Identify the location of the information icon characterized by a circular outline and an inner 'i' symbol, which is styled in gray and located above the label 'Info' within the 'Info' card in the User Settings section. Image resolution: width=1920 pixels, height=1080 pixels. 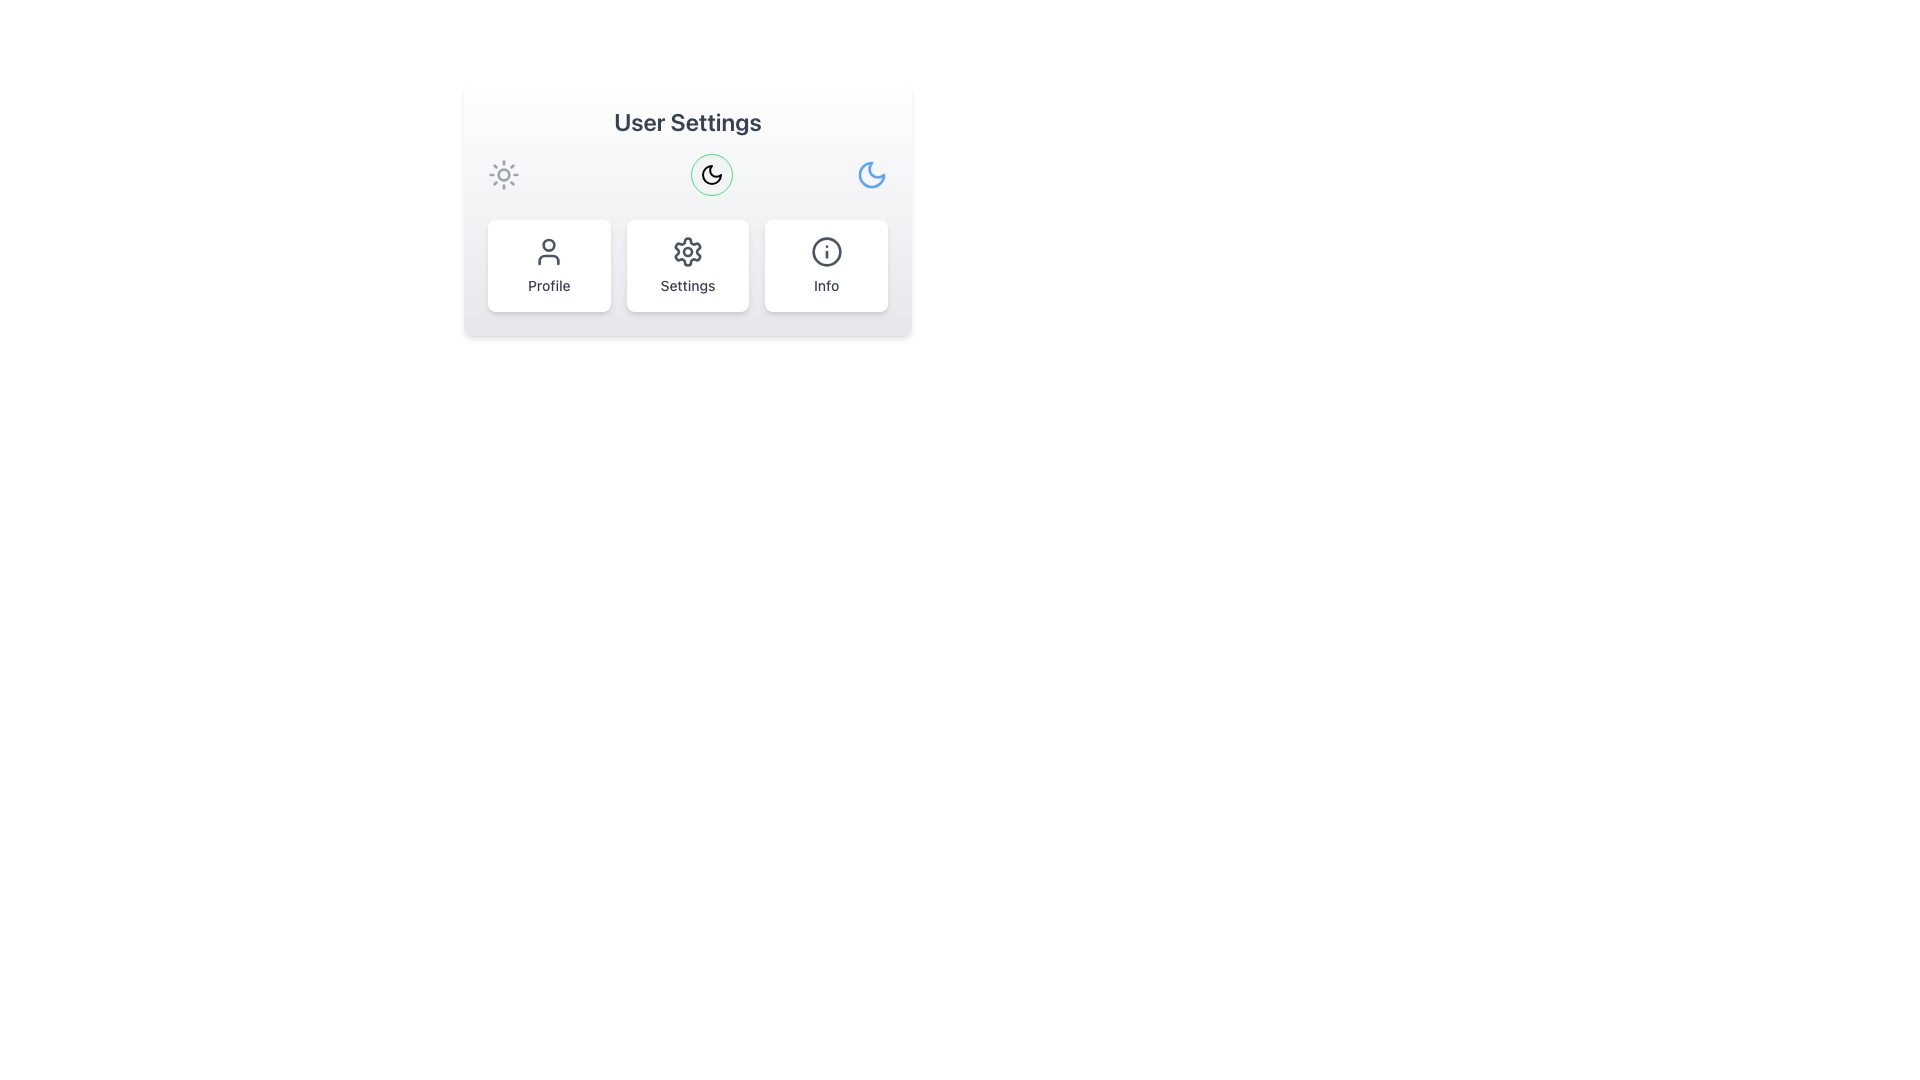
(826, 250).